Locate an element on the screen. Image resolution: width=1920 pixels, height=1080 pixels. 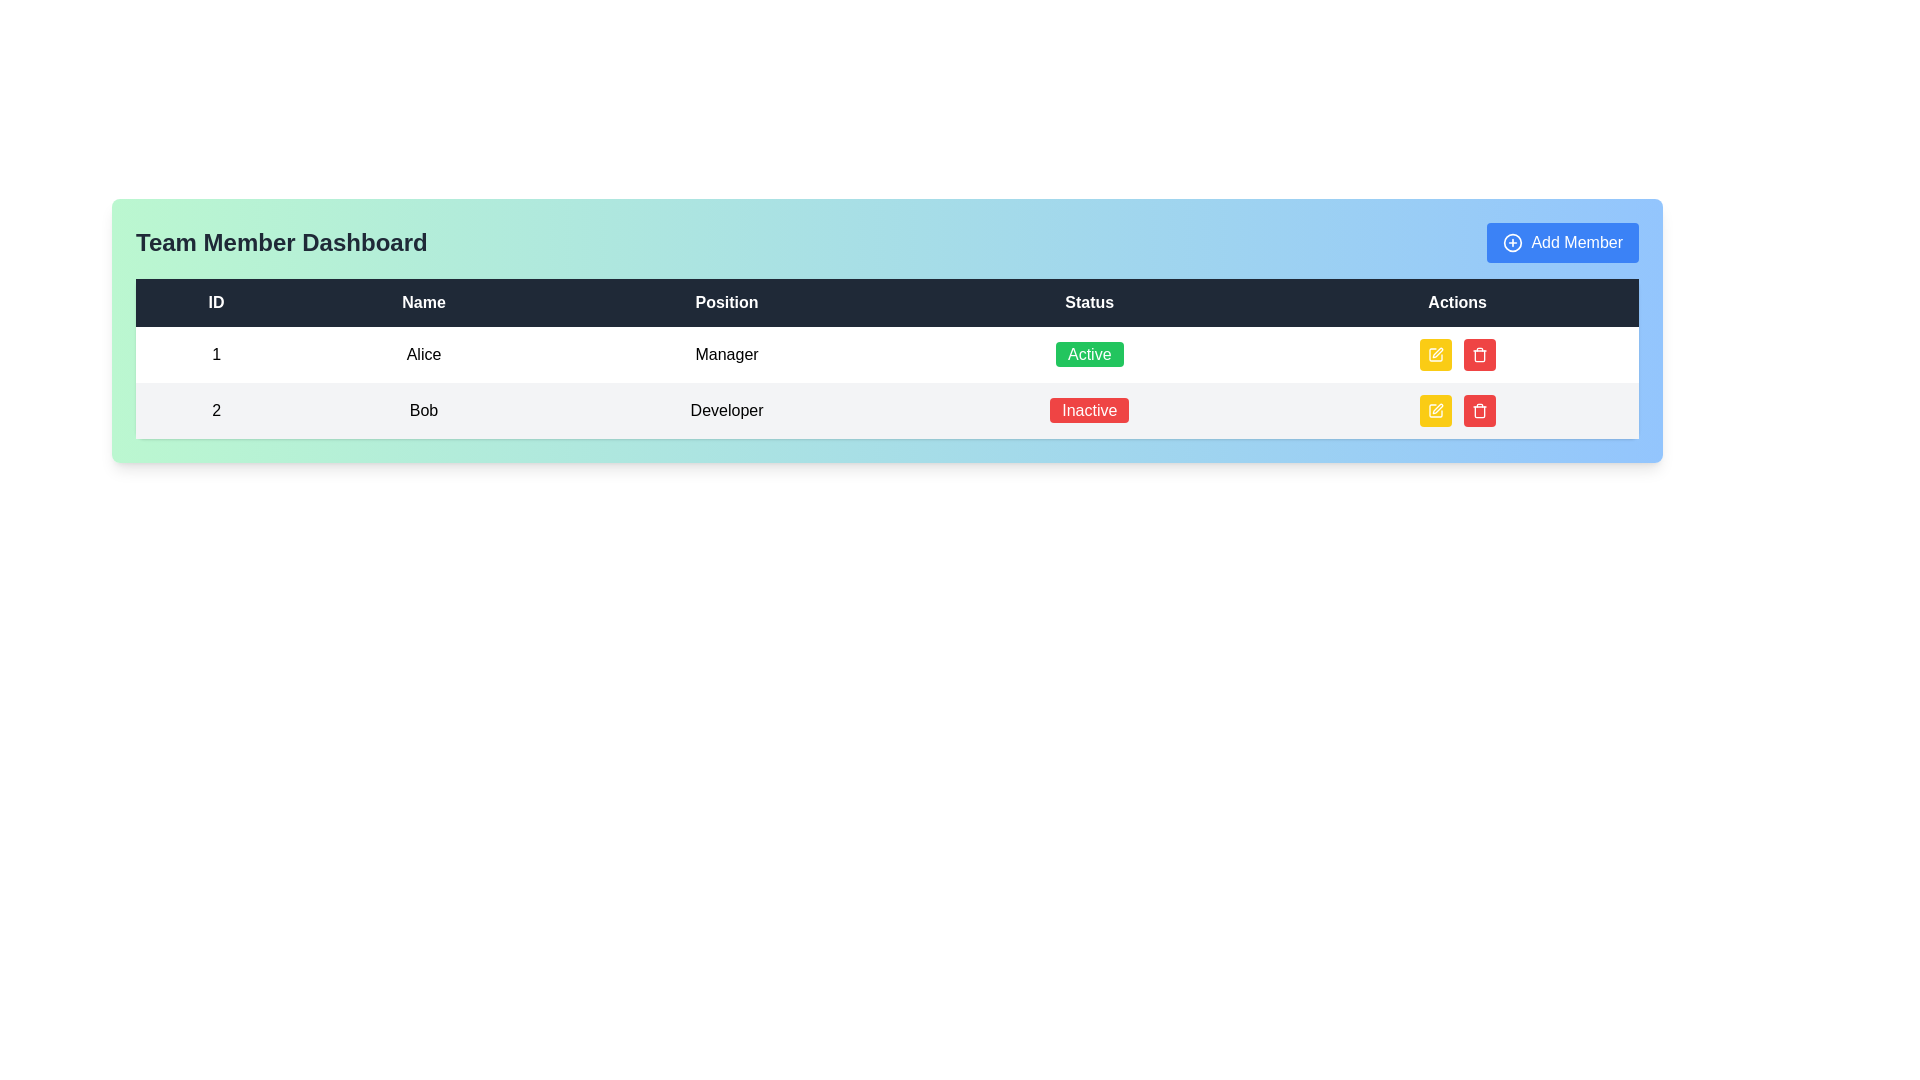
the first table row containing details about team member 'Alice' is located at coordinates (886, 353).